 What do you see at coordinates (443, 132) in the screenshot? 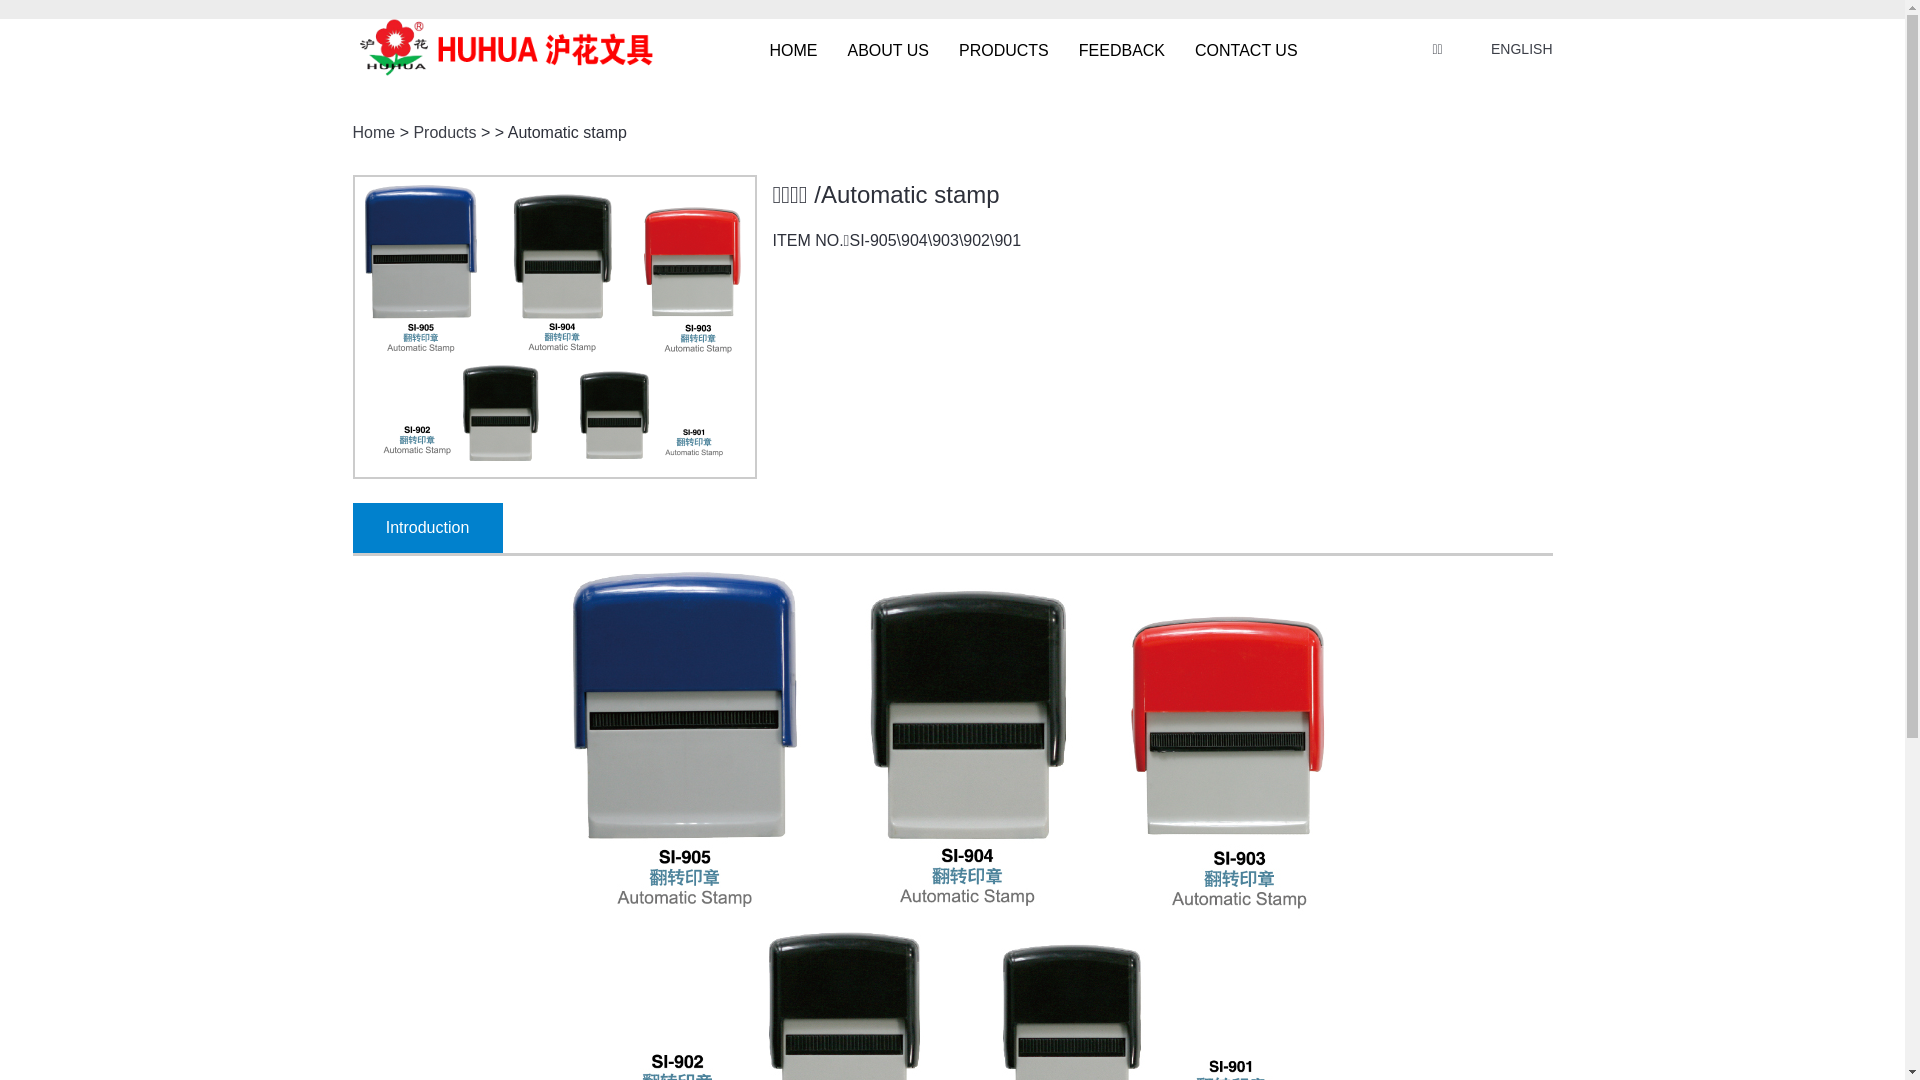
I see `'Products'` at bounding box center [443, 132].